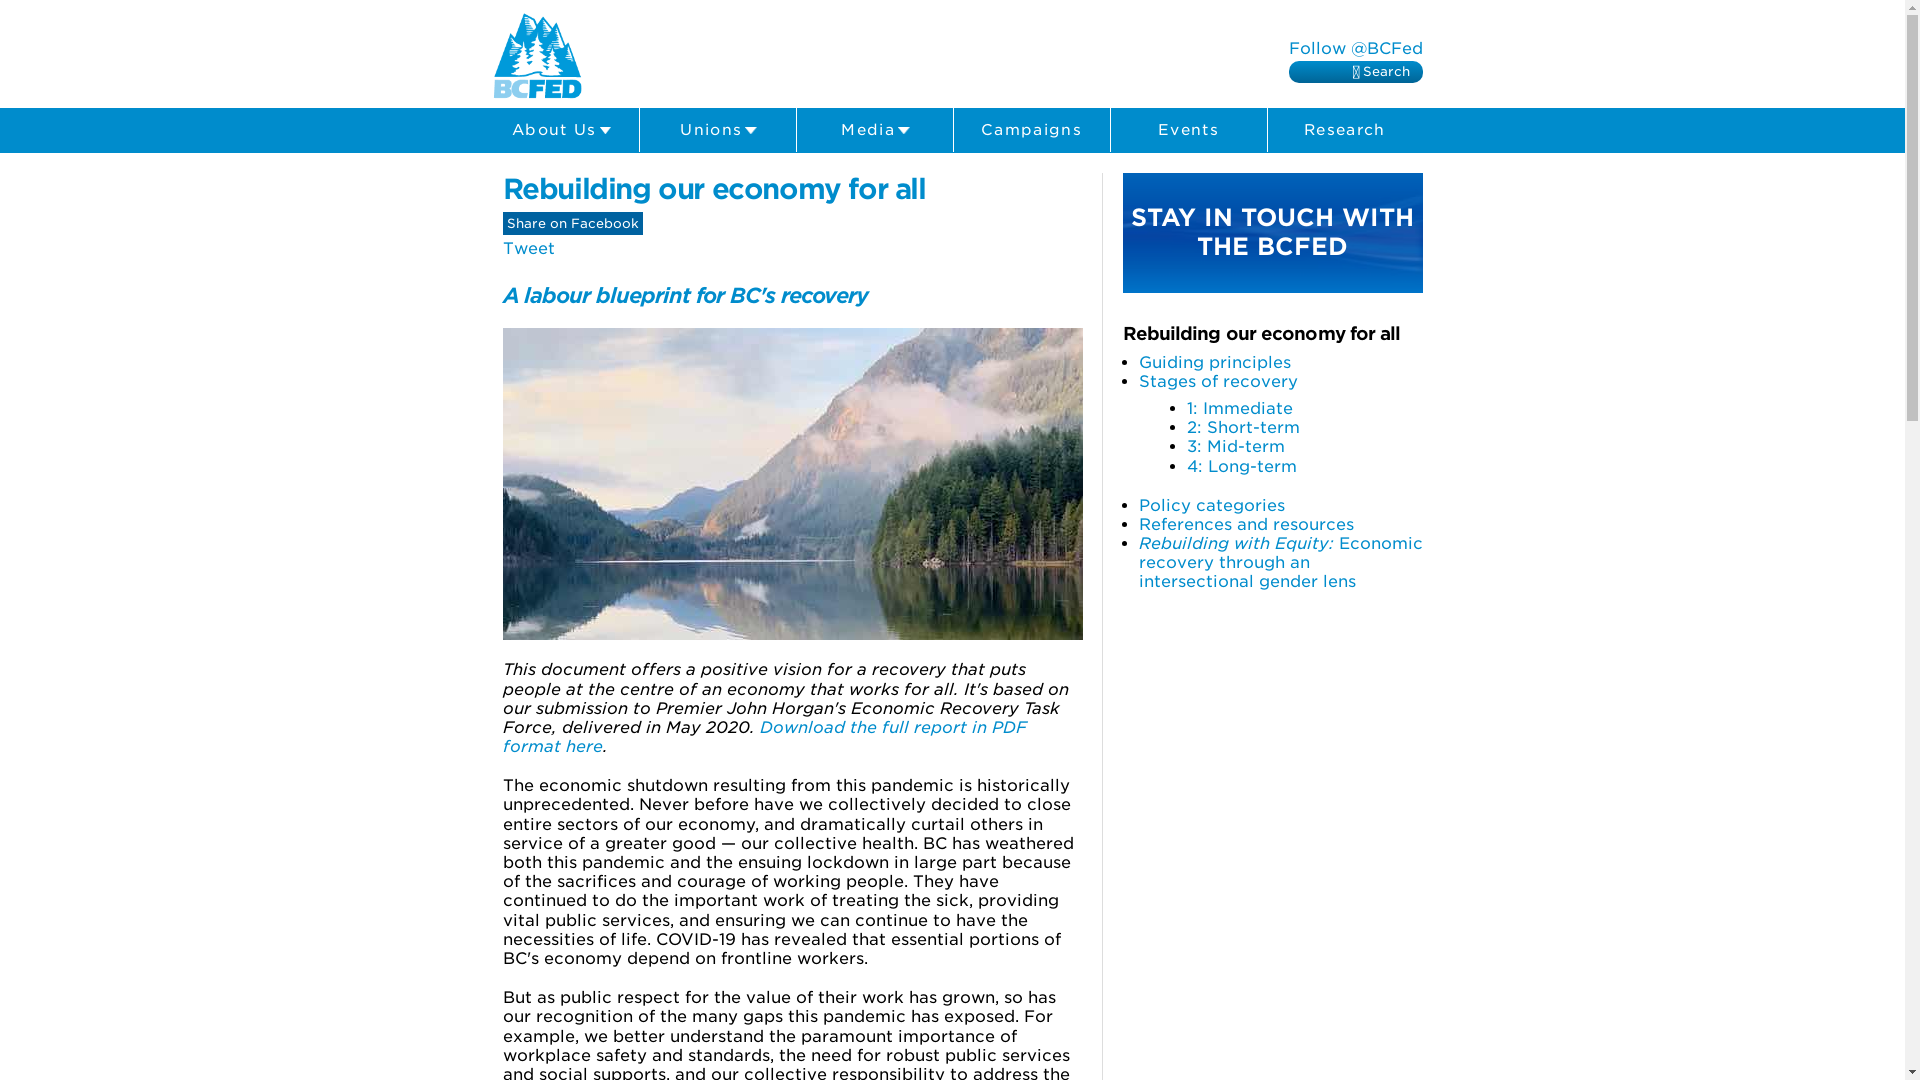  What do you see at coordinates (1213, 362) in the screenshot?
I see `'Guiding principles'` at bounding box center [1213, 362].